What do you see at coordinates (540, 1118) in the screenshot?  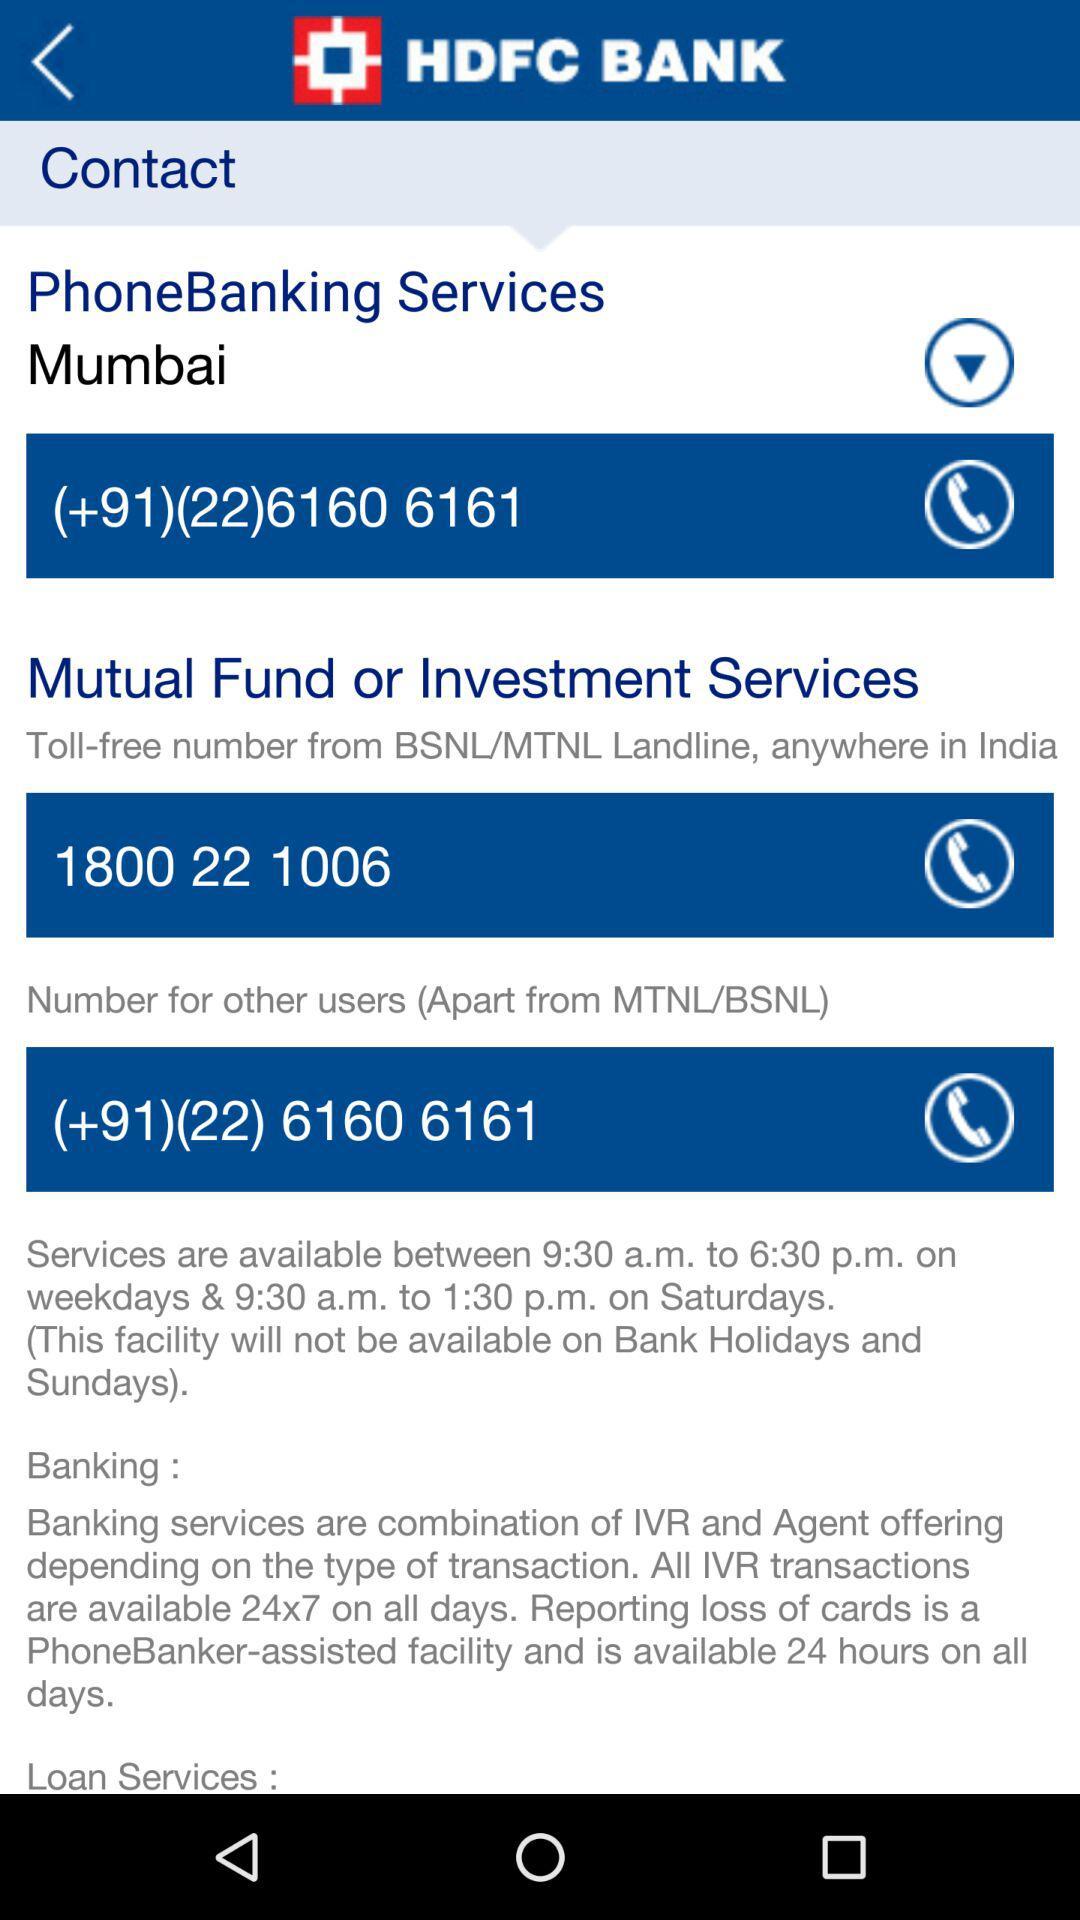 I see `call number` at bounding box center [540, 1118].